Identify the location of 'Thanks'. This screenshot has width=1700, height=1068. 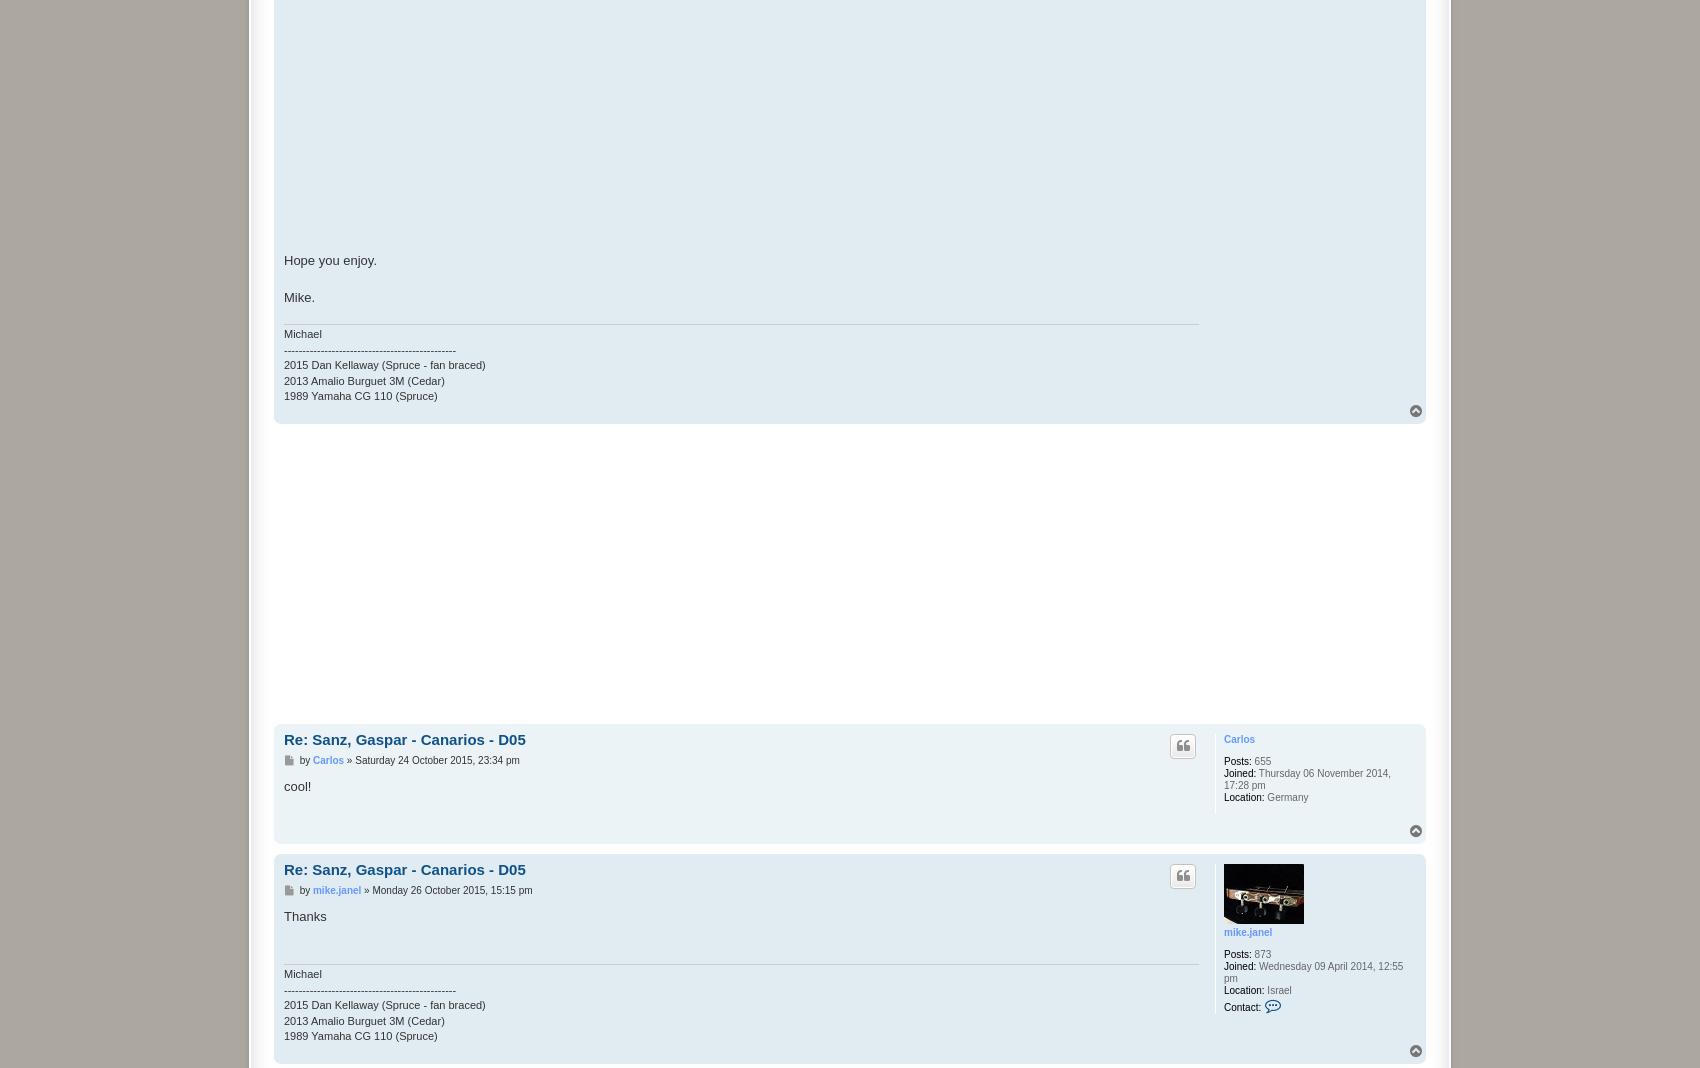
(284, 914).